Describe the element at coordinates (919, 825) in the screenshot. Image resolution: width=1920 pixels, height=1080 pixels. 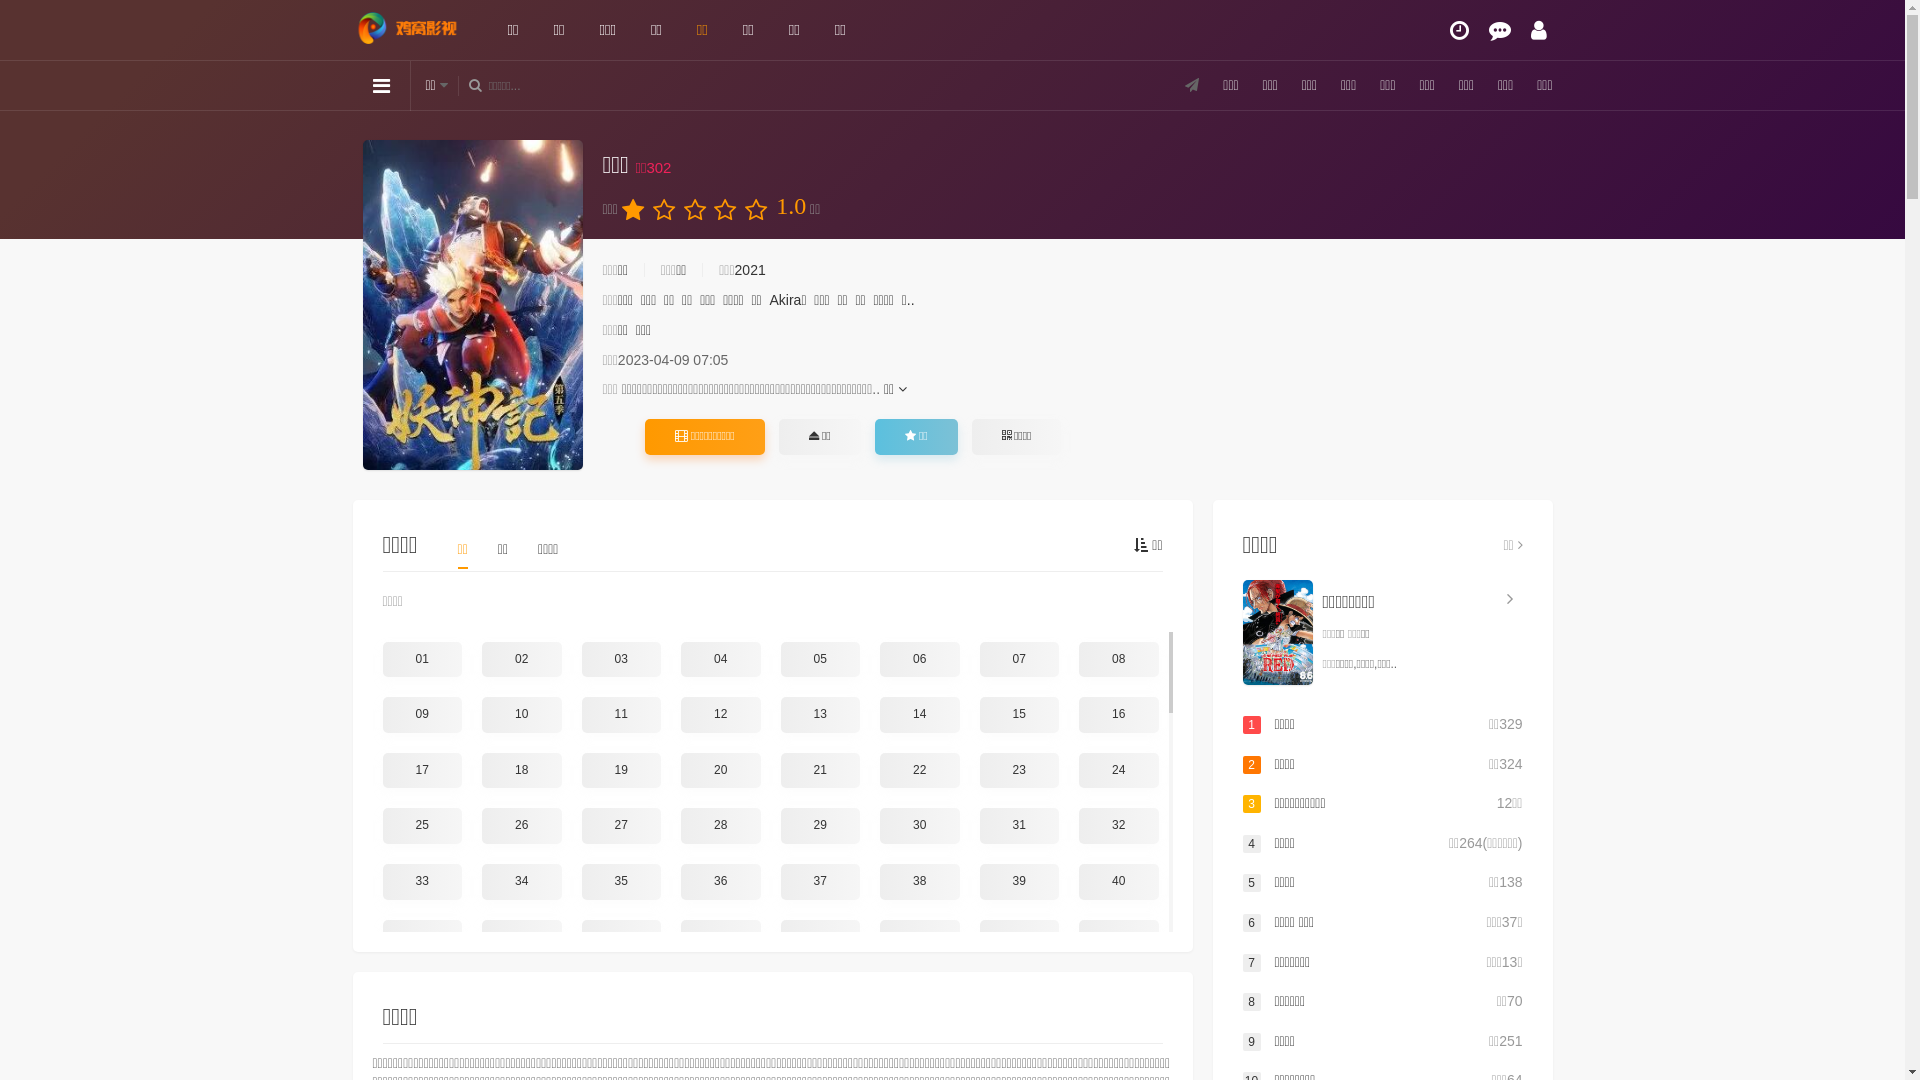
I see `'30'` at that location.